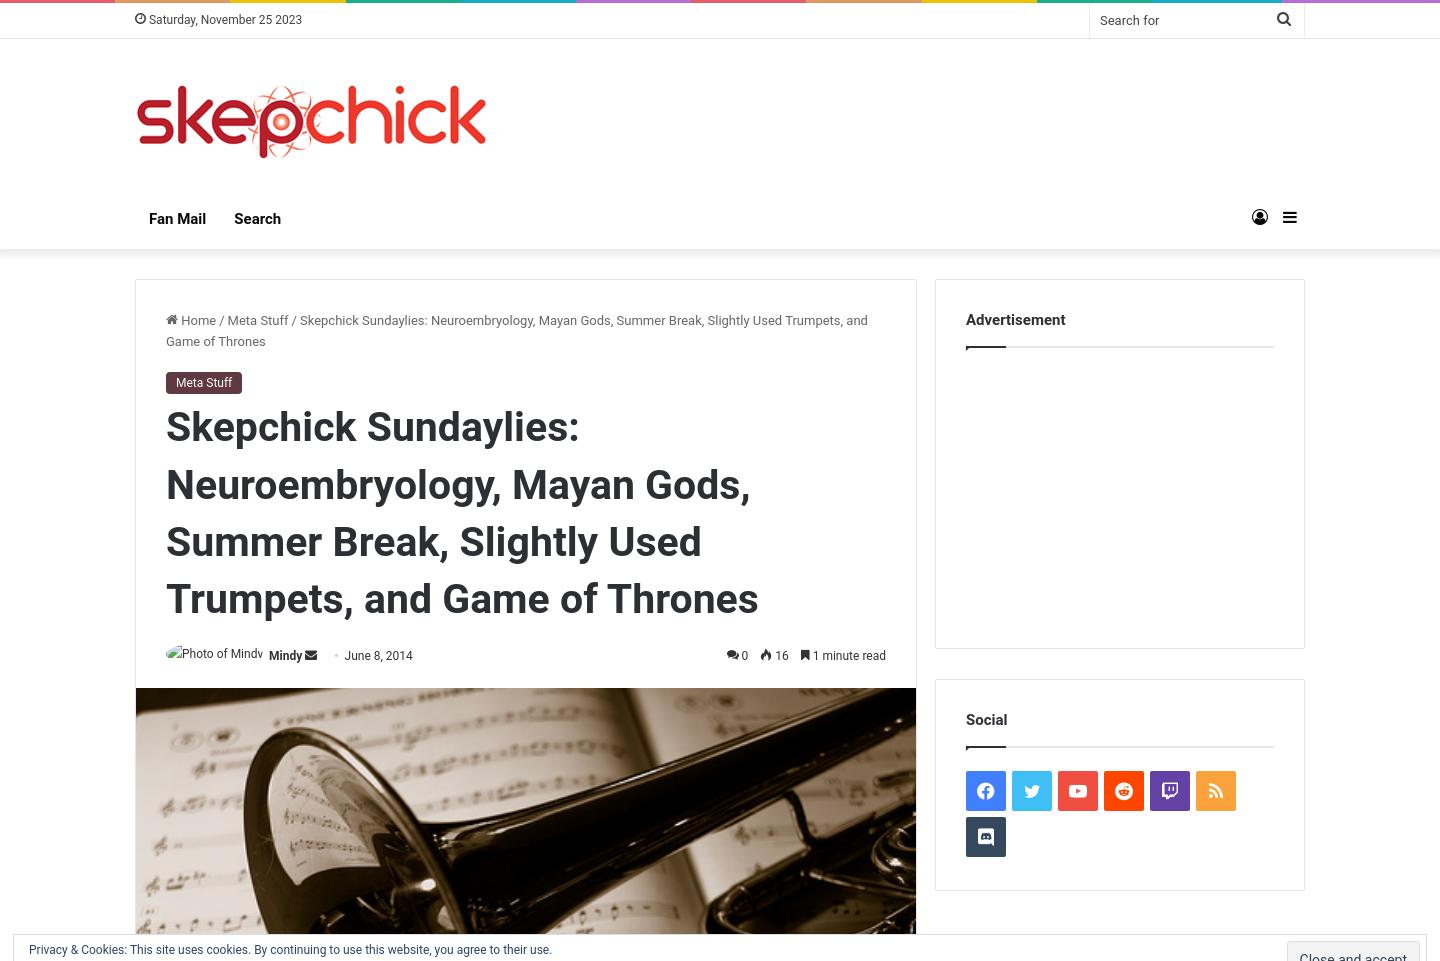  What do you see at coordinates (377, 654) in the screenshot?
I see `'June 8, 2014'` at bounding box center [377, 654].